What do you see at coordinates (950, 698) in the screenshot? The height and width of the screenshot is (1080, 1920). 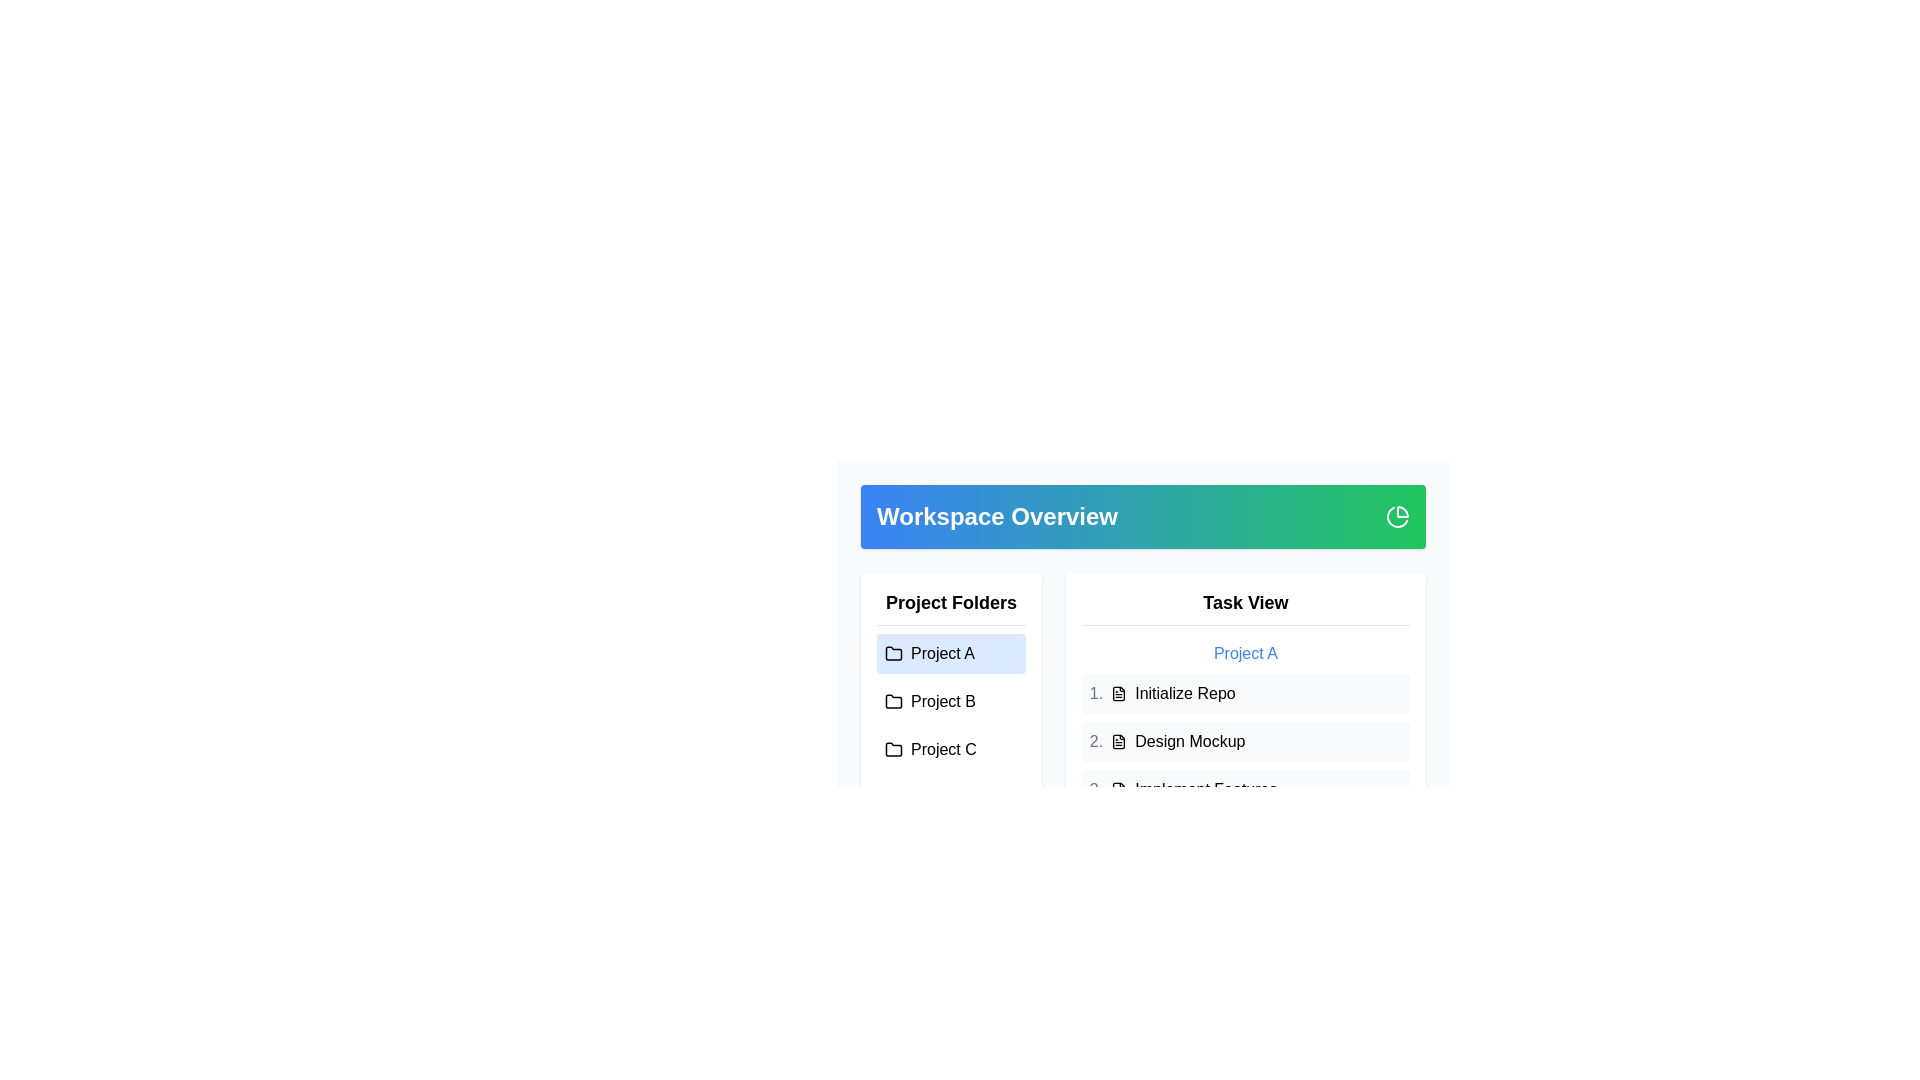 I see `the 'Project B' folder within the 'Project Folders' list` at bounding box center [950, 698].